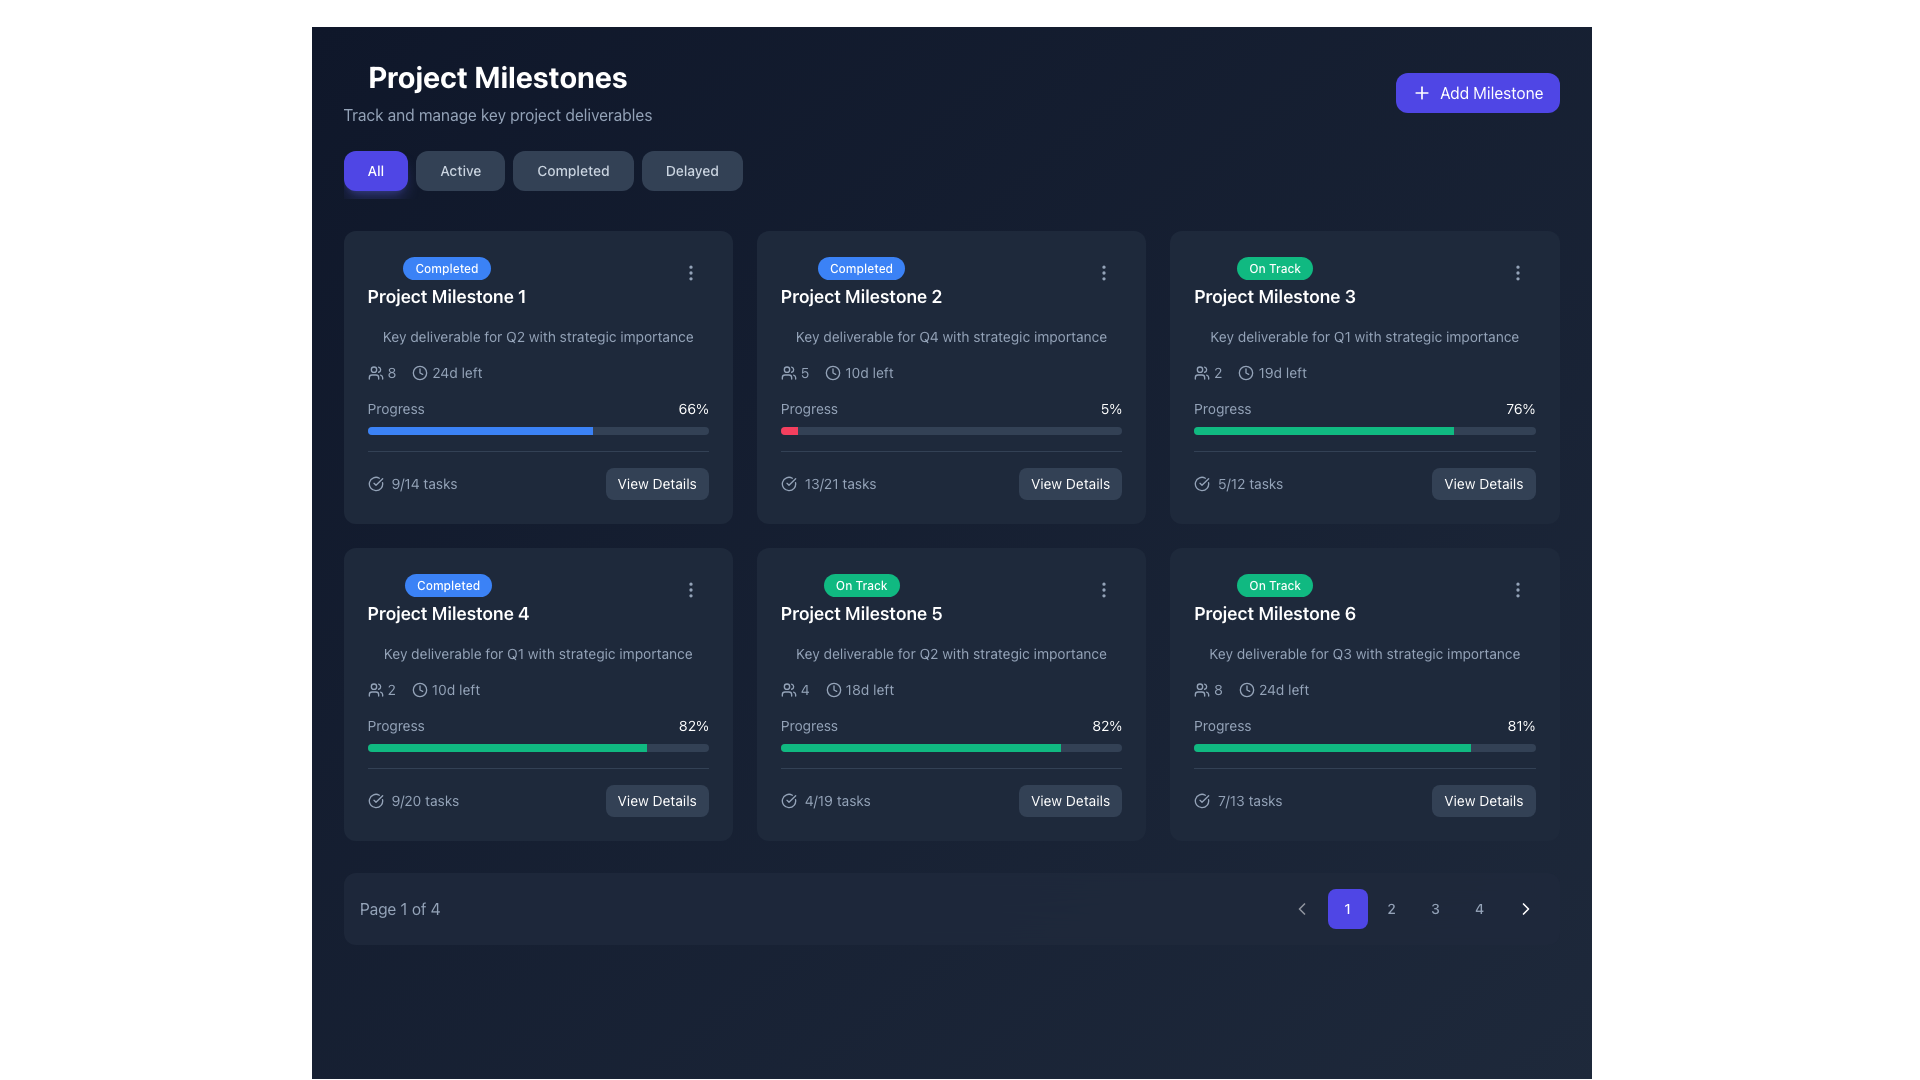 The image size is (1920, 1080). What do you see at coordinates (1517, 589) in the screenshot?
I see `the Icon button located in the top-right corner of the 'On Track' card for 'Project Milestone 6'` at bounding box center [1517, 589].